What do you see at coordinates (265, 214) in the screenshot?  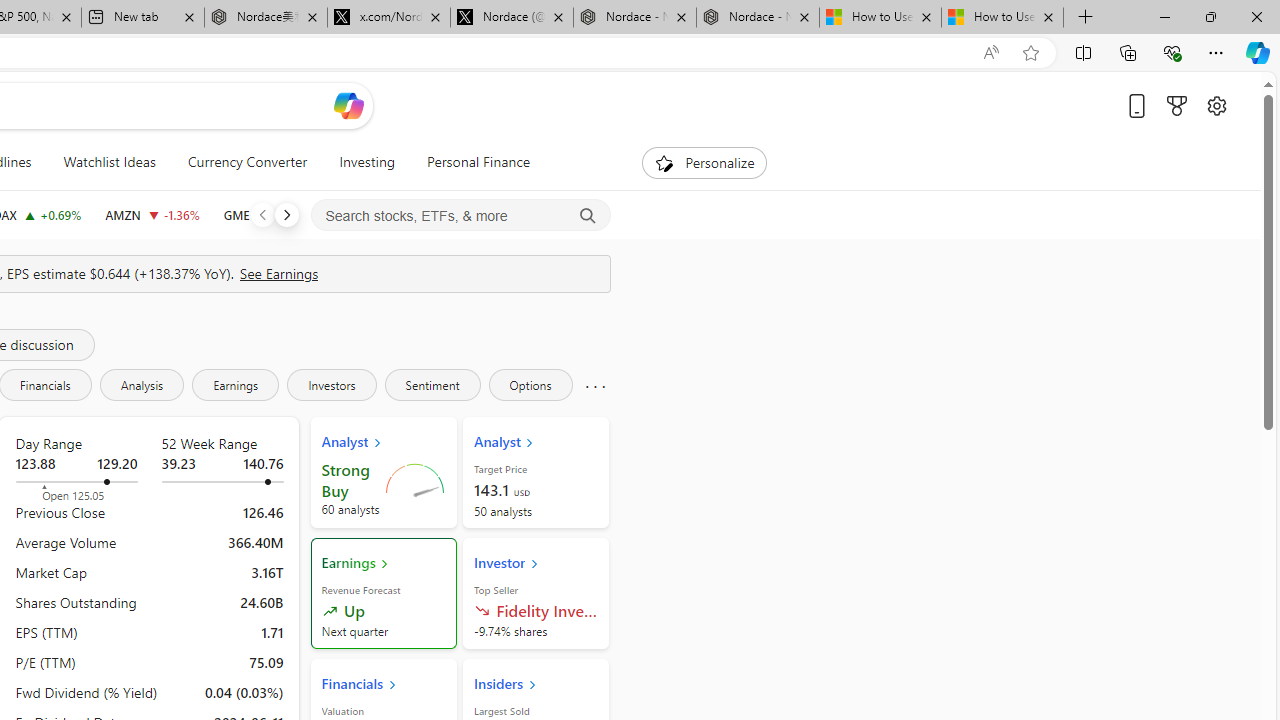 I see `'GME GAMESTOP CORP. decrease 20.74 -0.62 -2.90%'` at bounding box center [265, 214].